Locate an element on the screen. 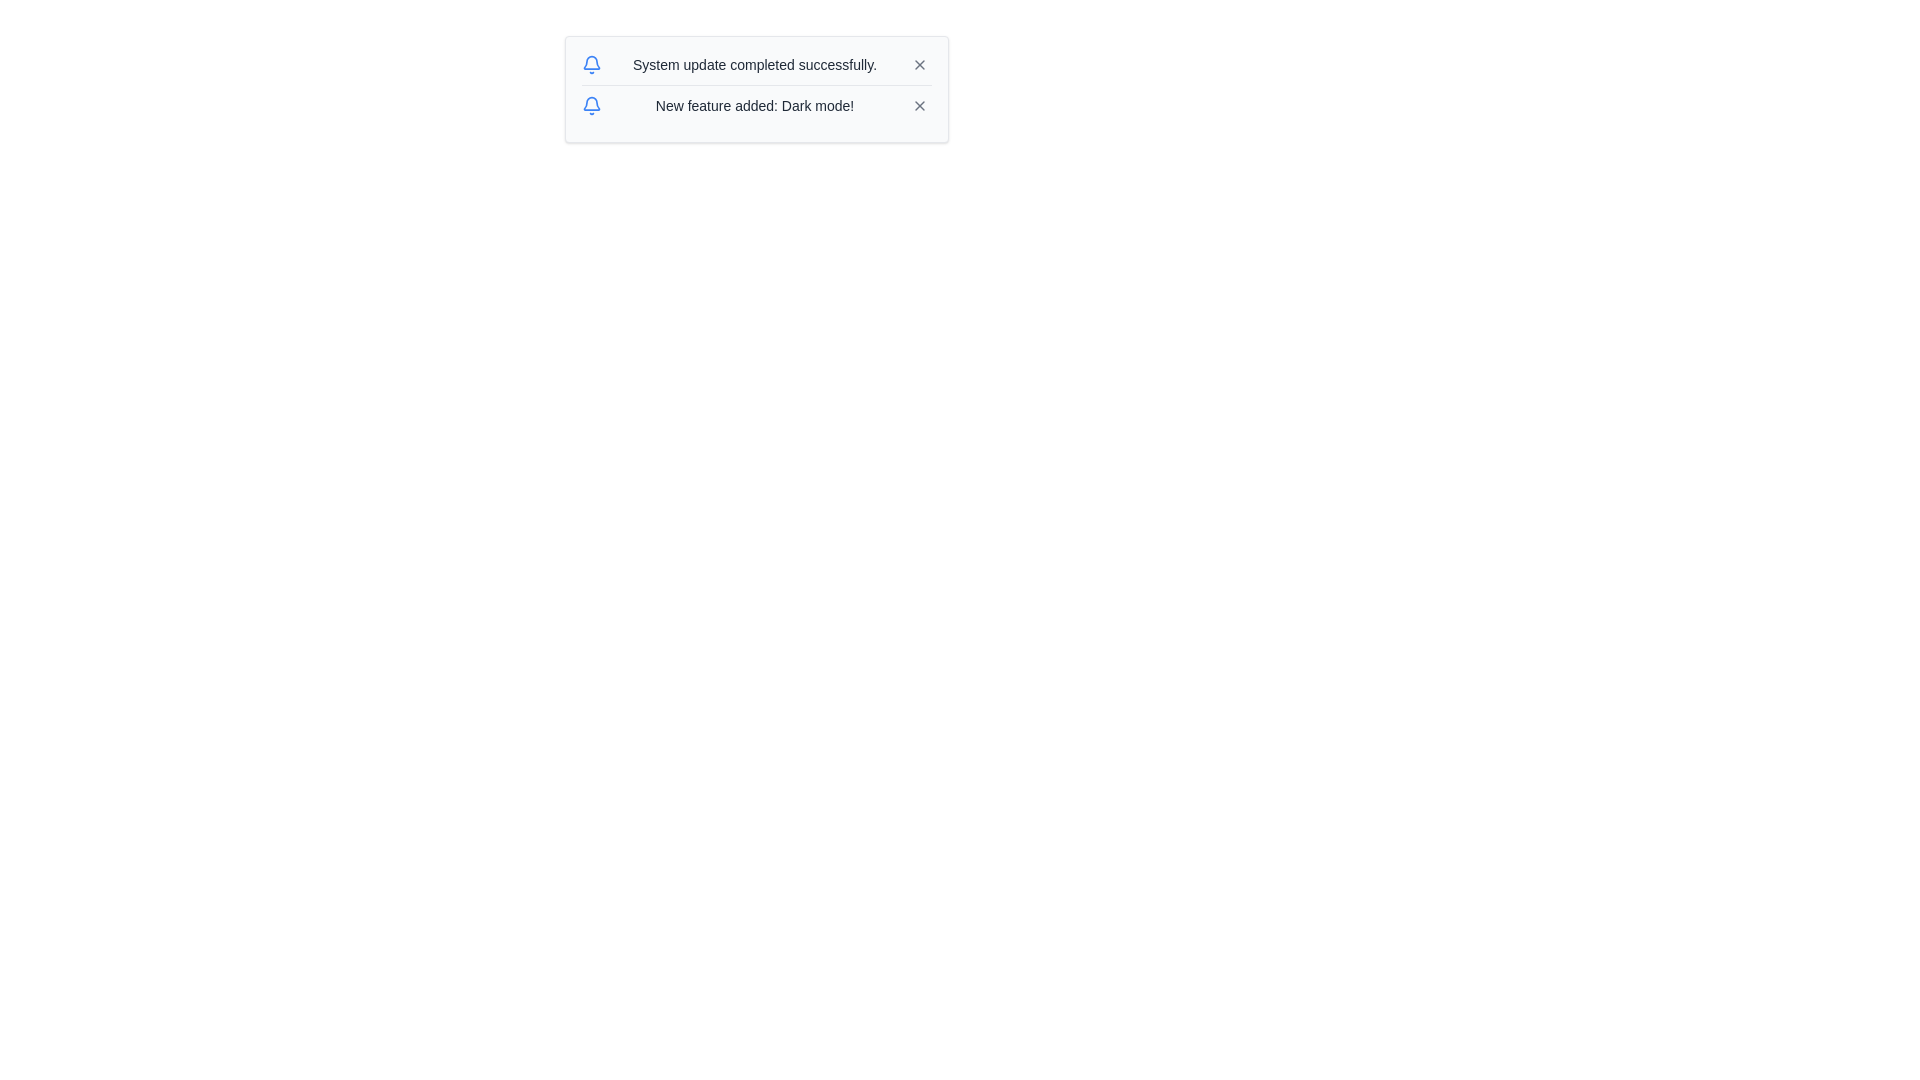 Image resolution: width=1920 pixels, height=1080 pixels. the Text Display that shows notification messages about new features, positioned to the right of a blue bell icon is located at coordinates (753, 105).